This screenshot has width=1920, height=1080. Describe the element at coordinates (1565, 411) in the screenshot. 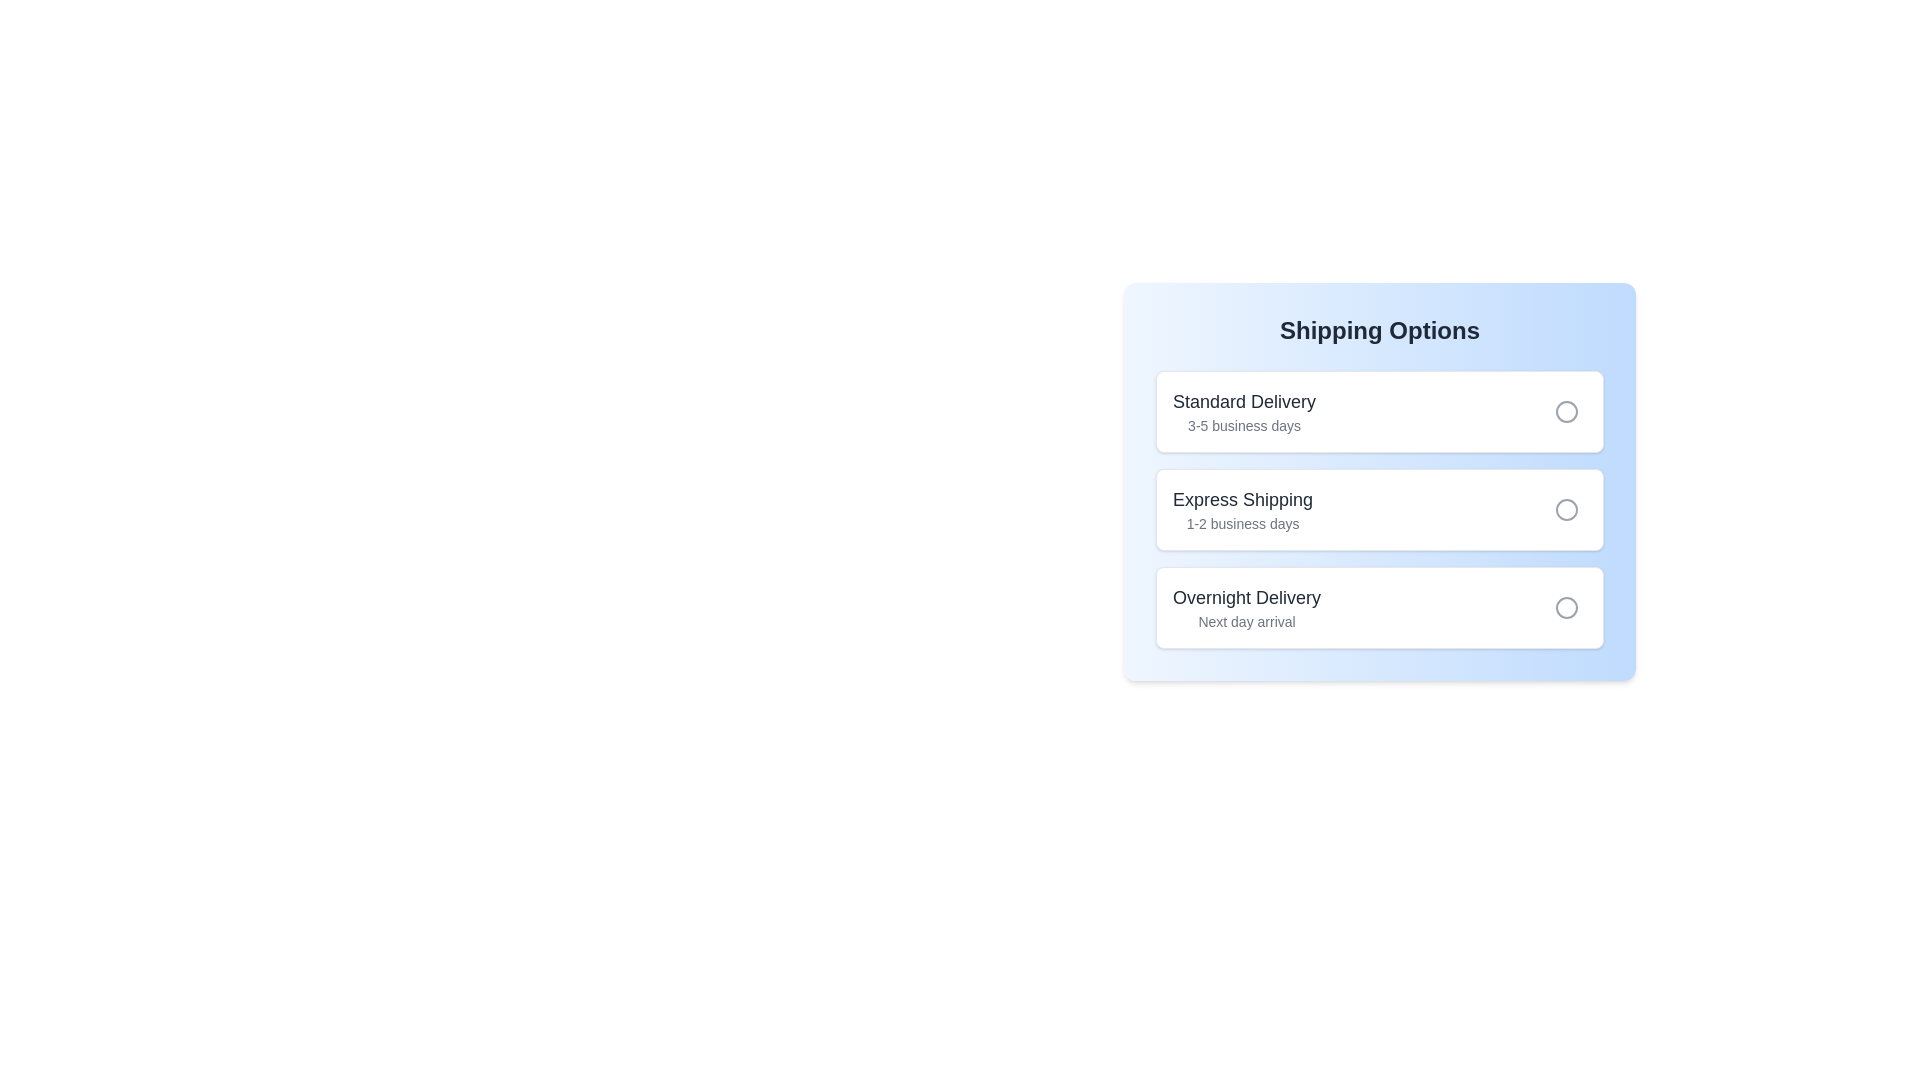

I see `the circular selection indicator for 'Standard Delivery' in the 'Shipping Options' card` at that location.